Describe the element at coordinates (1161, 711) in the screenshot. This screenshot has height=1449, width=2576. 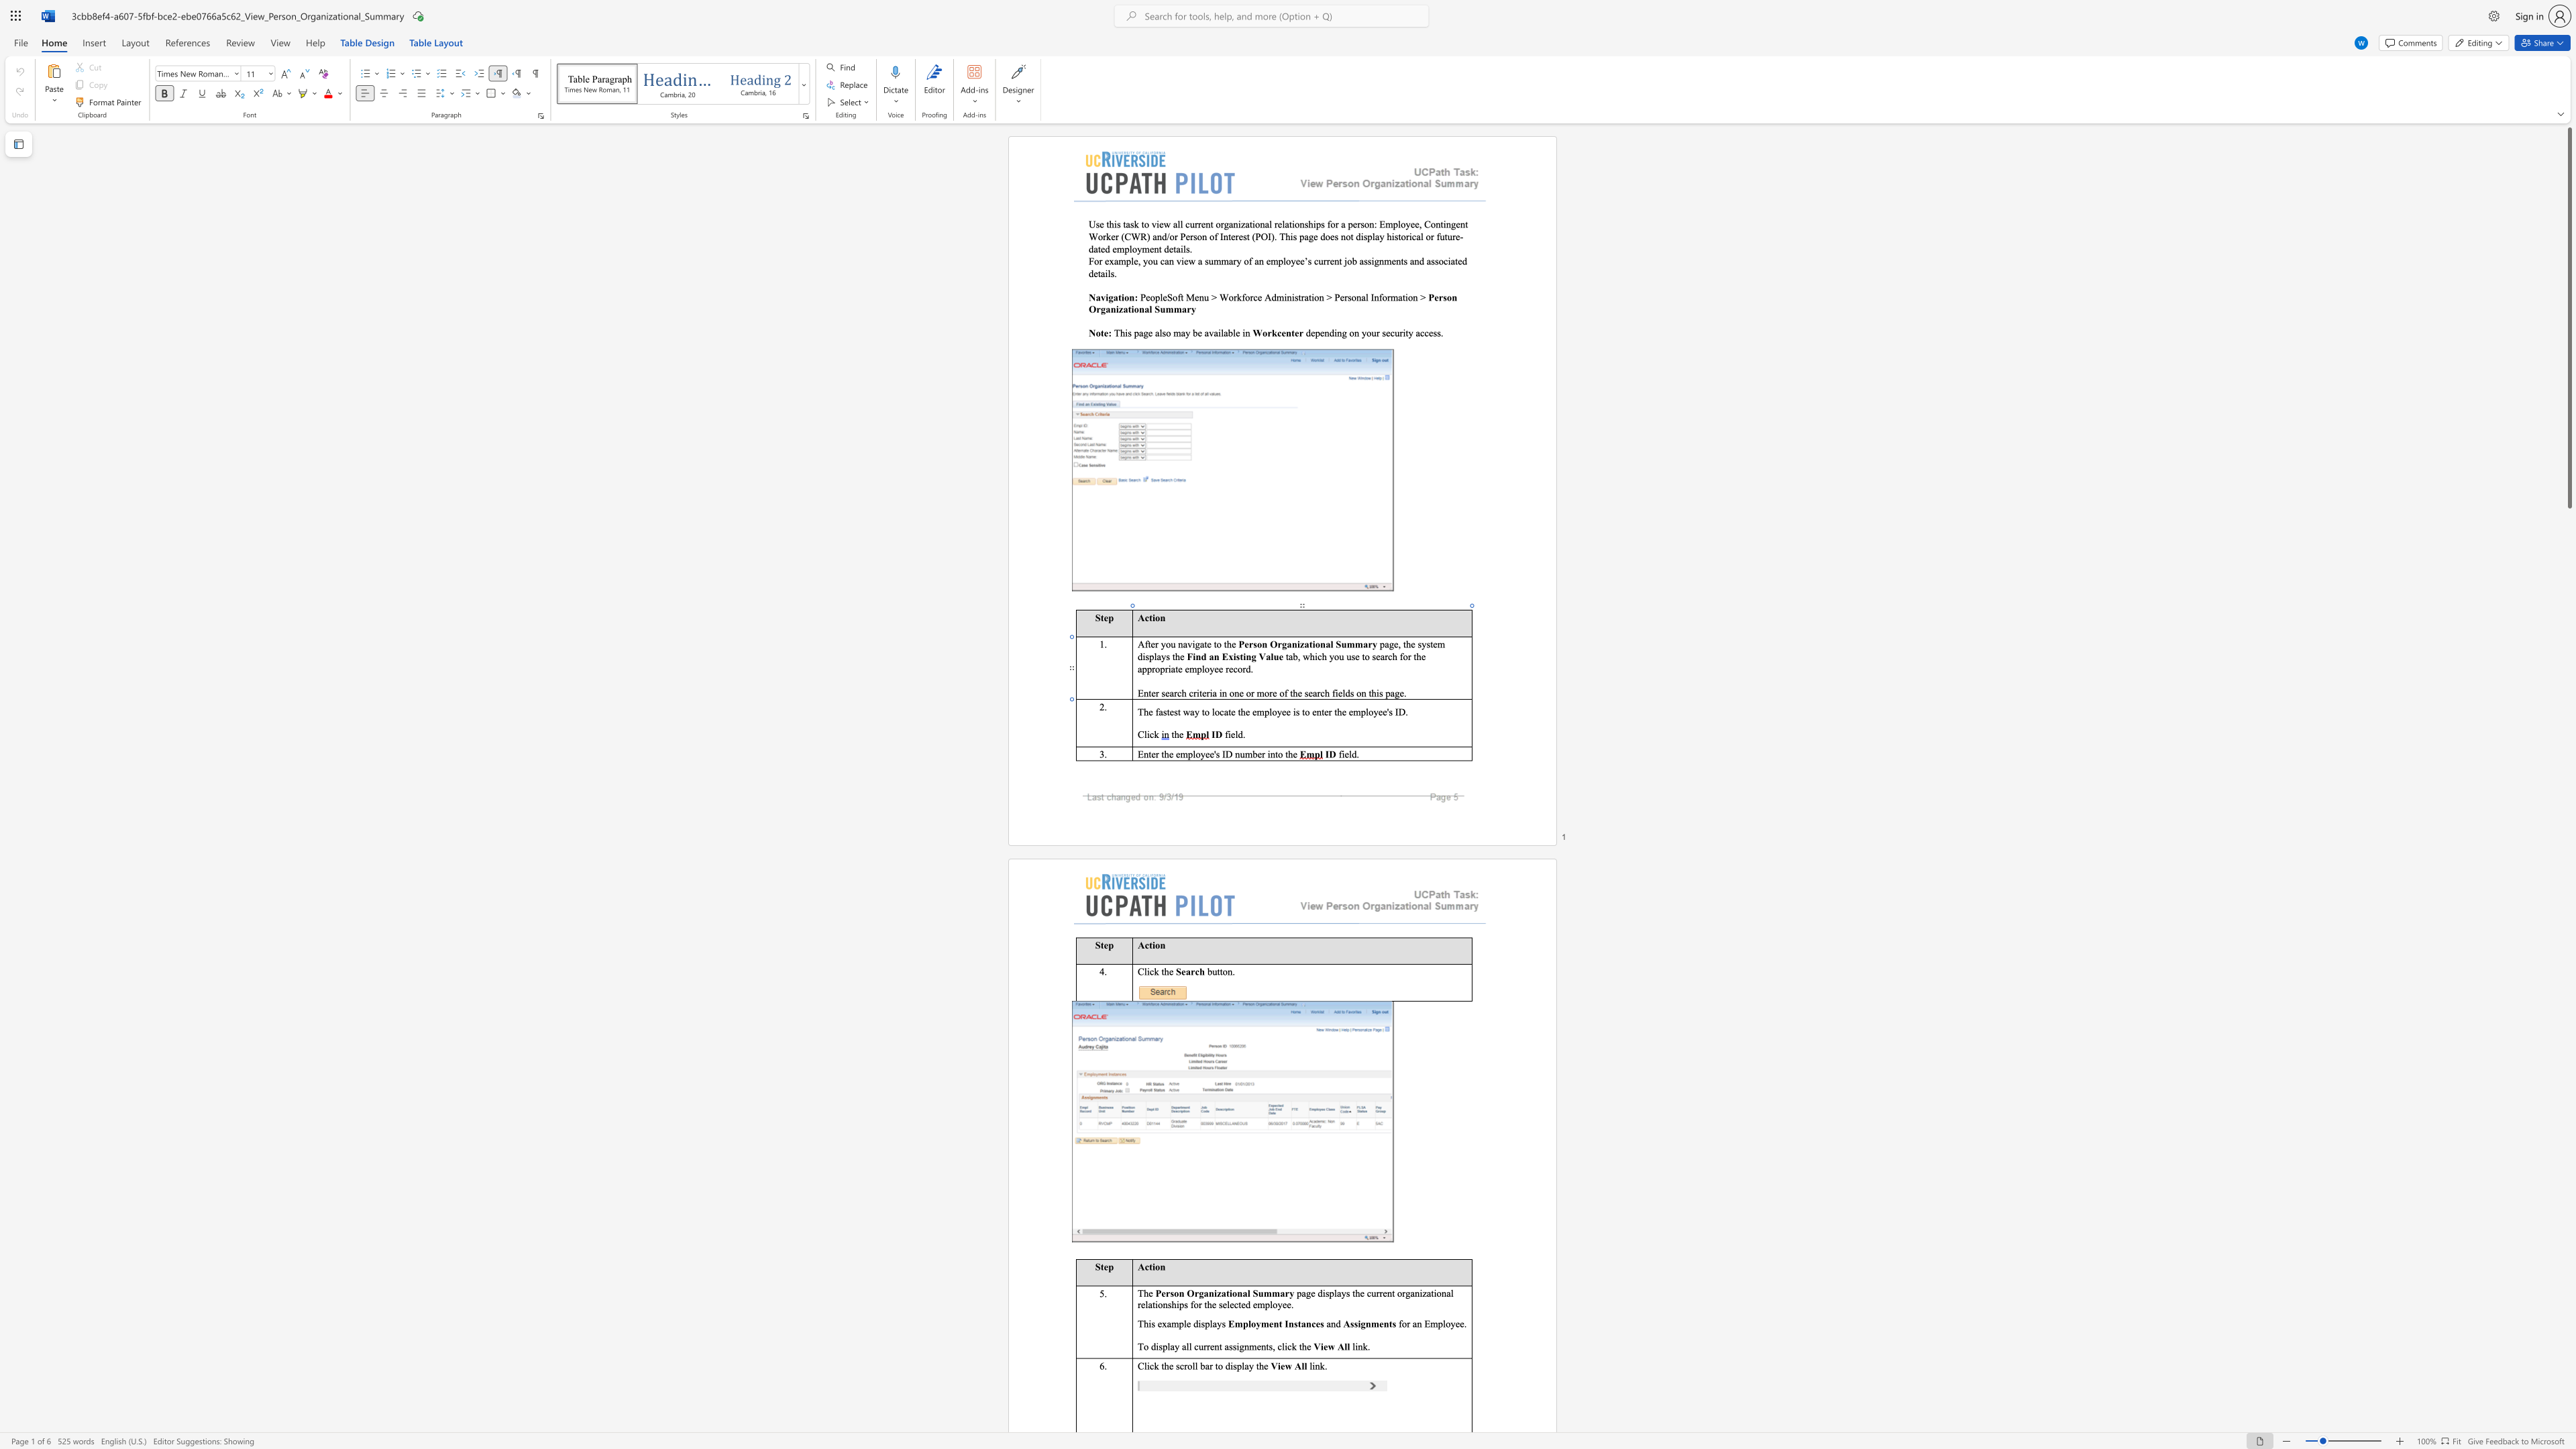
I see `the space between the continuous character "a" and "s" in the text` at that location.